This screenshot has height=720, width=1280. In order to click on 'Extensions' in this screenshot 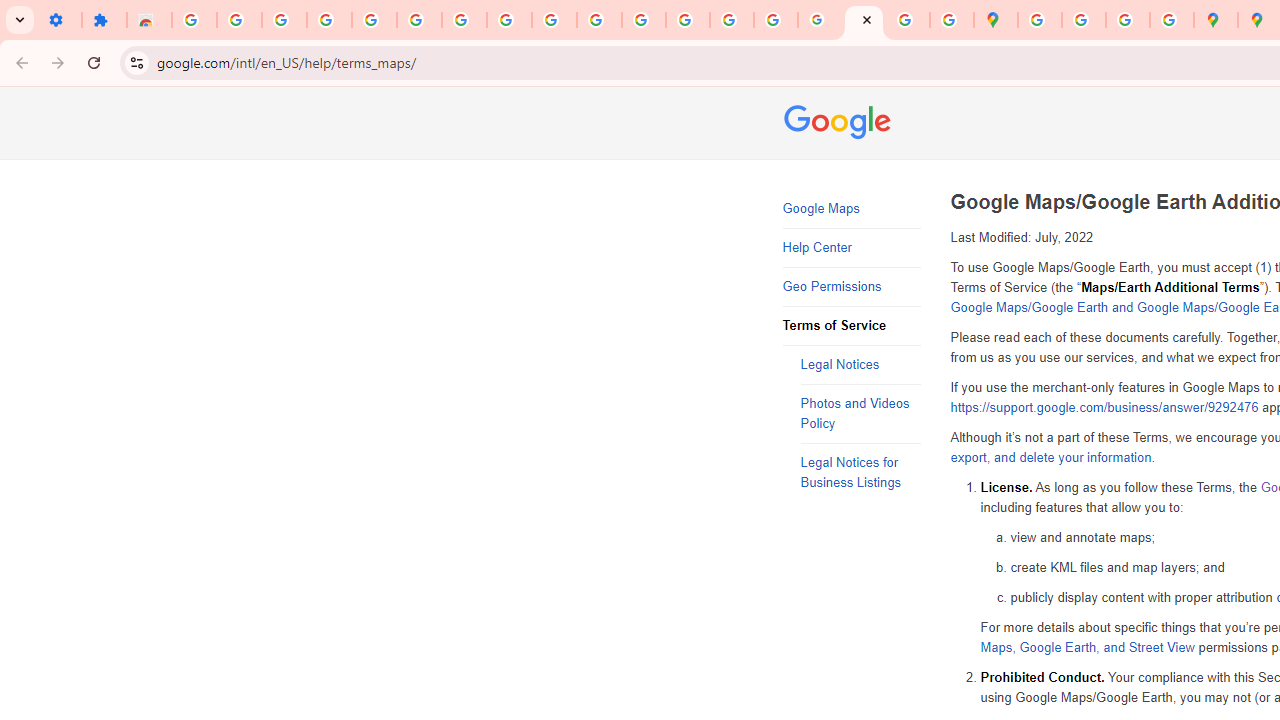, I will do `click(103, 20)`.